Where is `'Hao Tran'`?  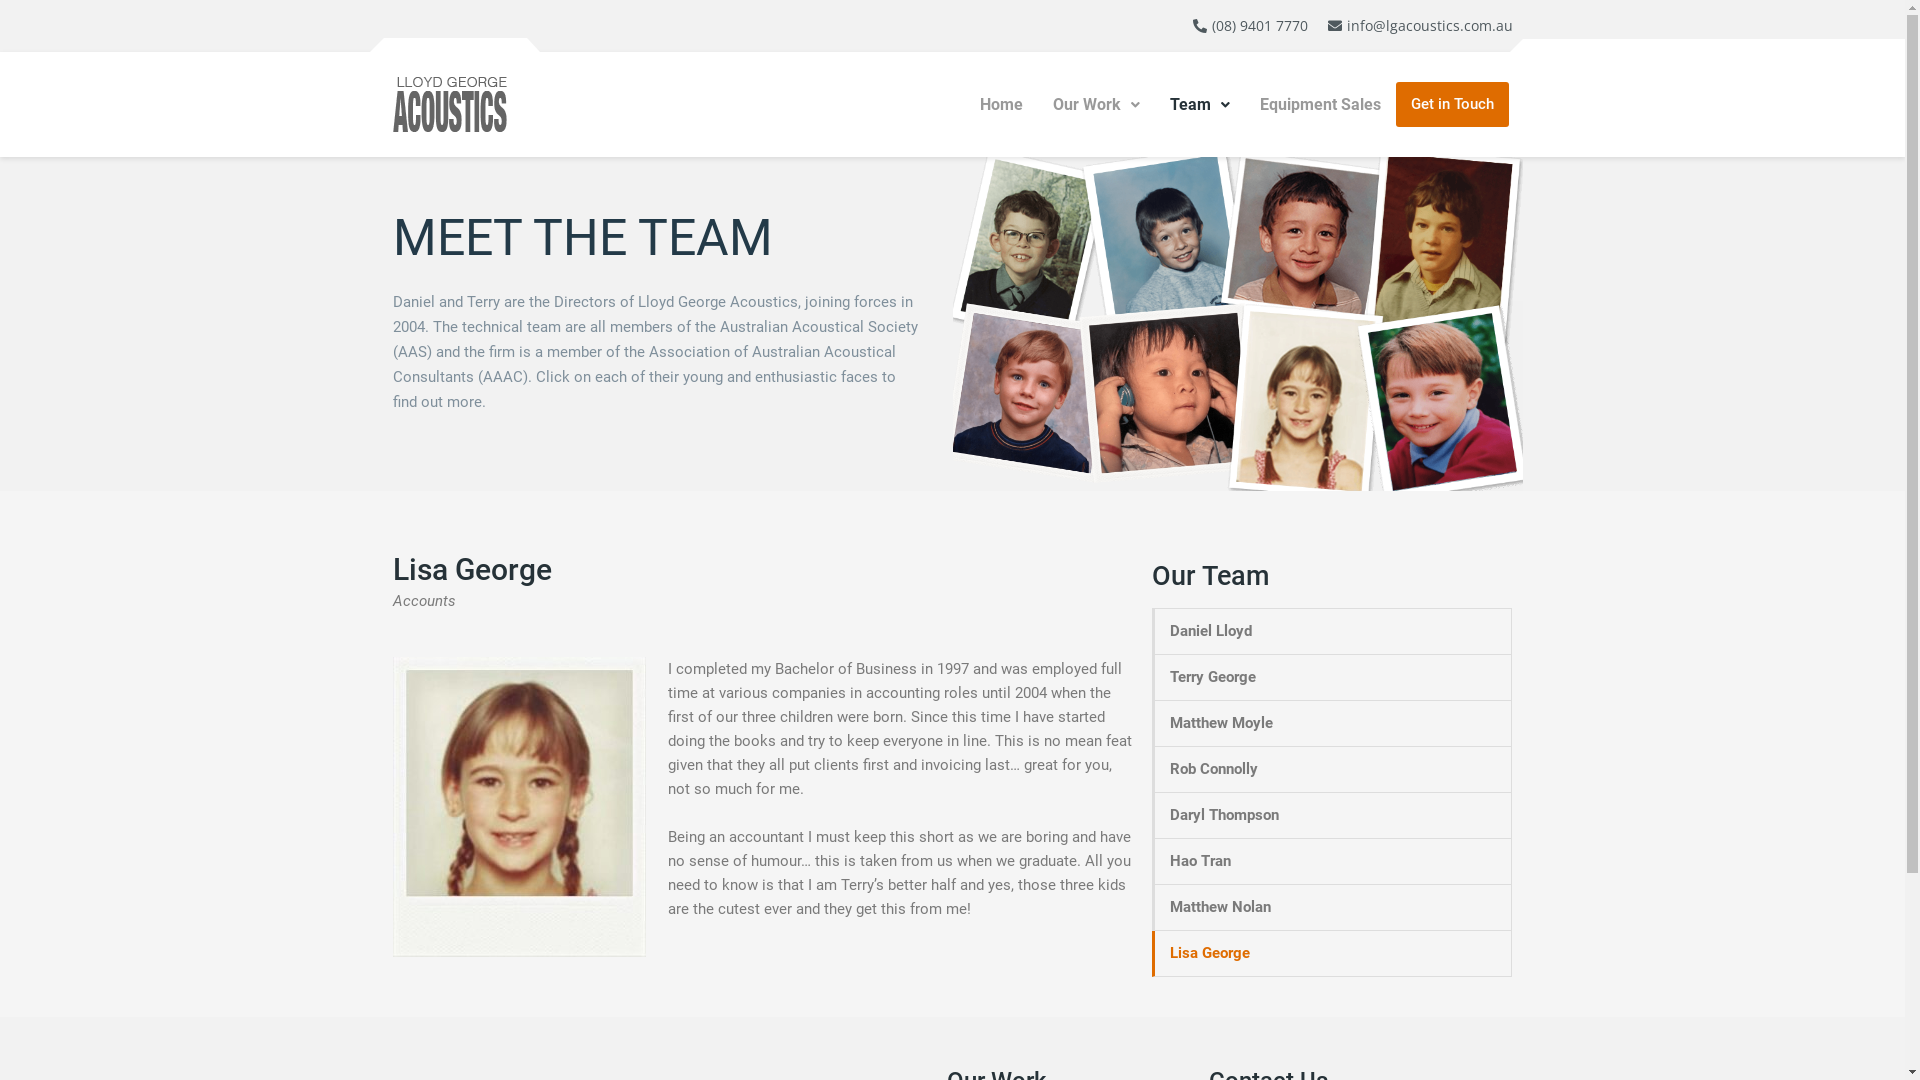 'Hao Tran' is located at coordinates (1333, 860).